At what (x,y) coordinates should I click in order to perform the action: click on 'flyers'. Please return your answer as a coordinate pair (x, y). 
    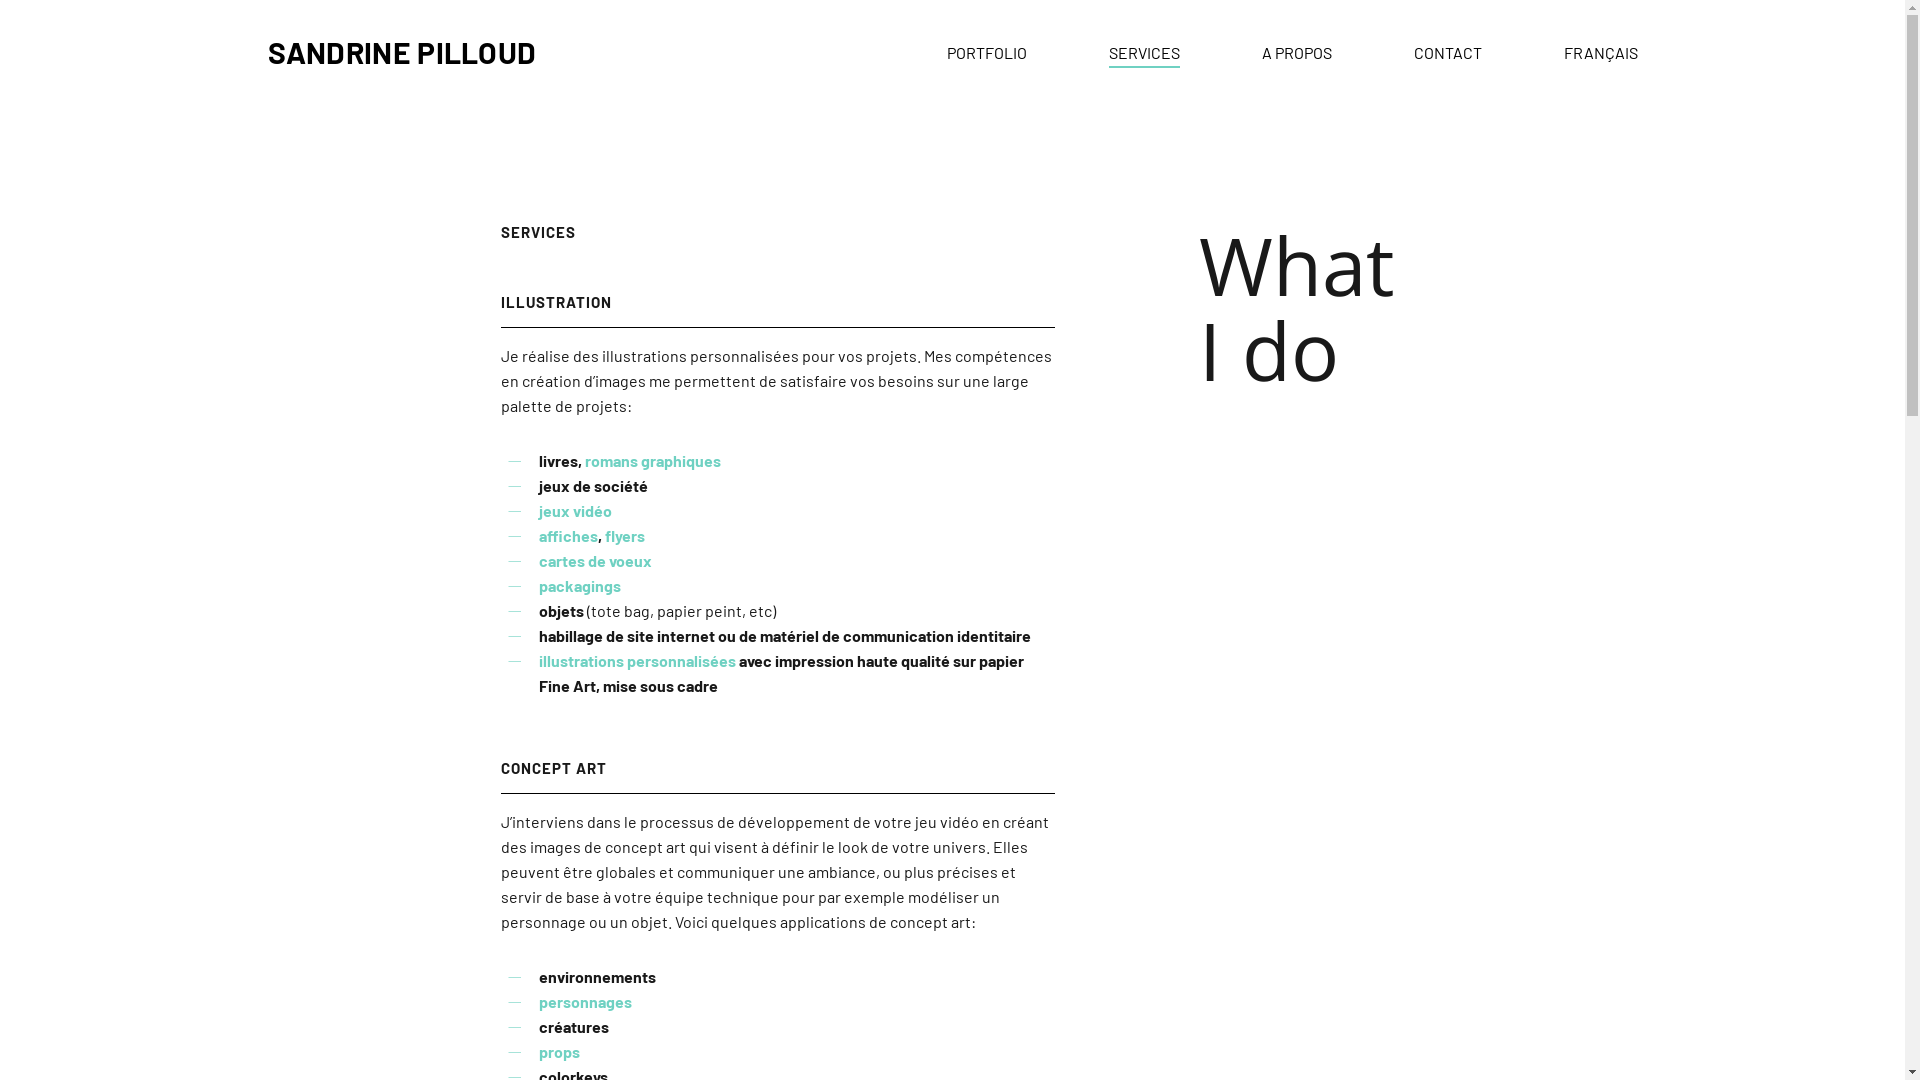
    Looking at the image, I should click on (603, 534).